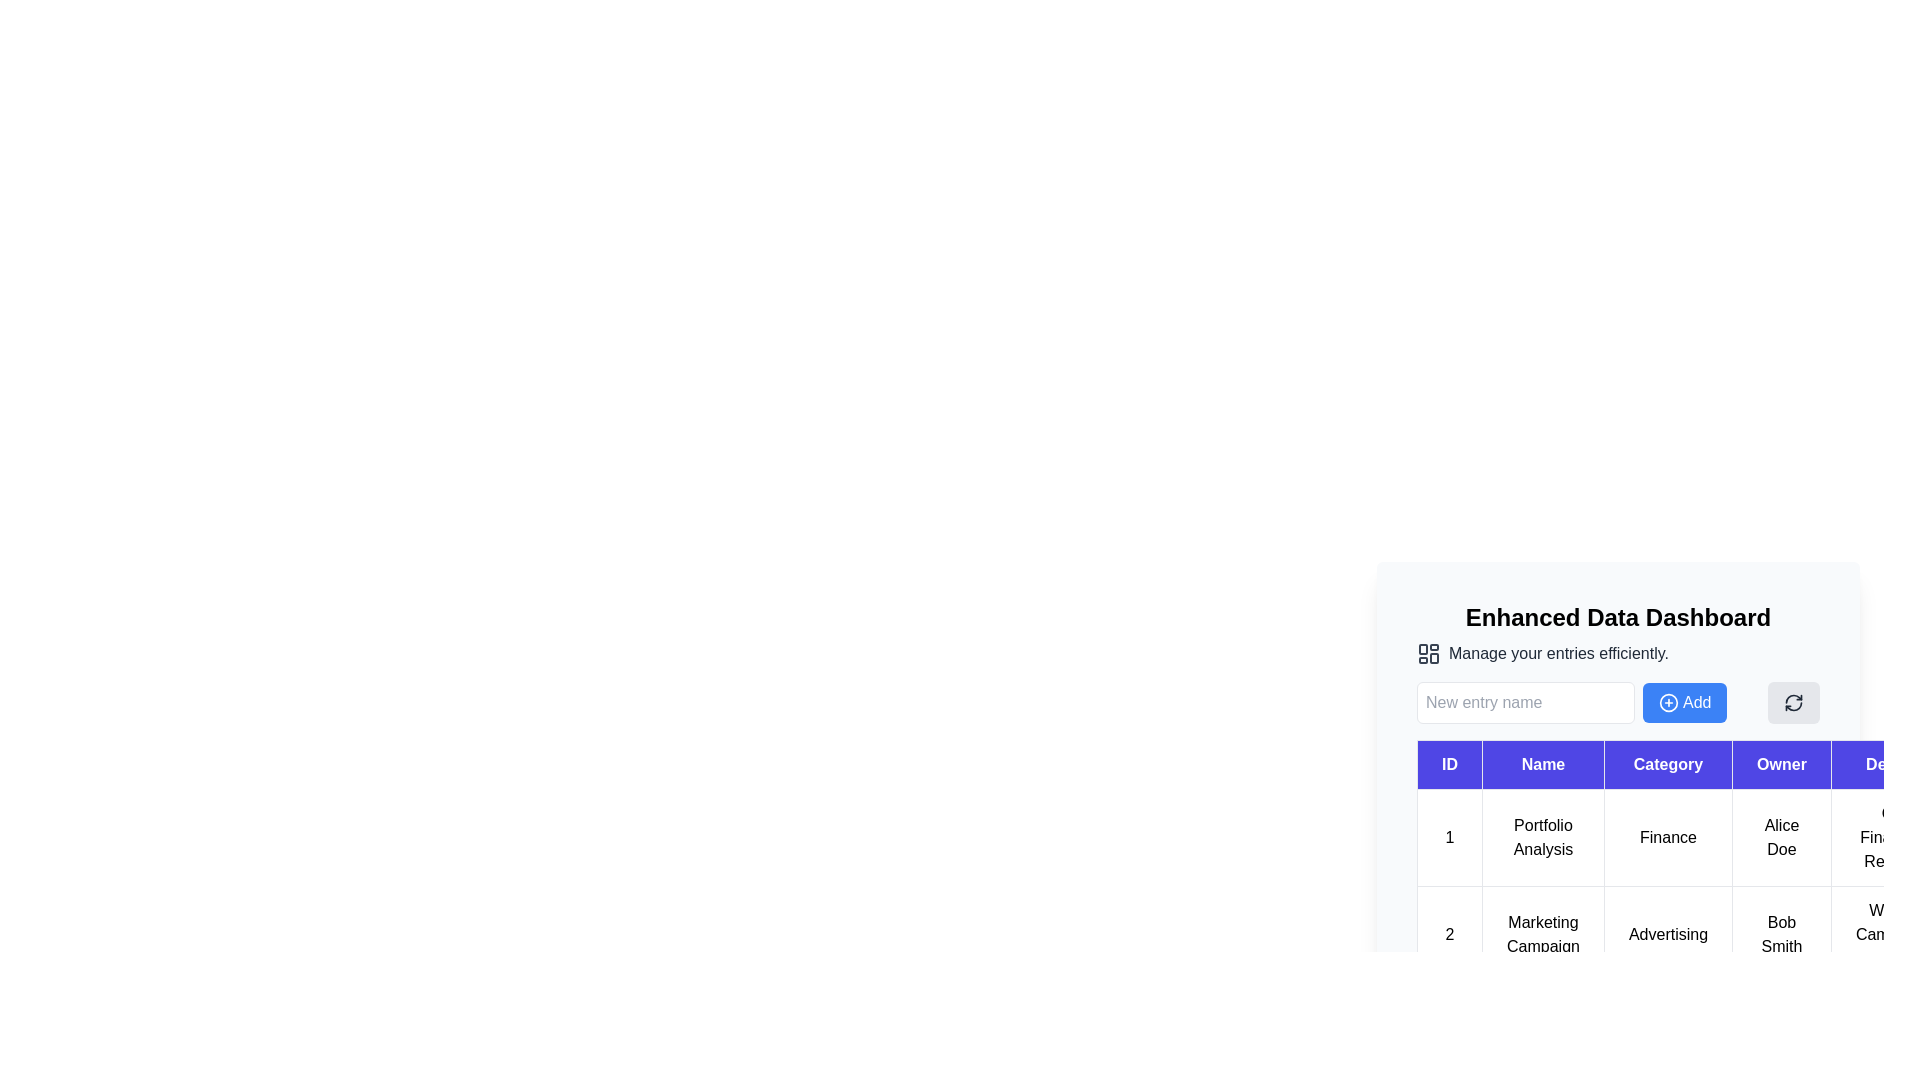  Describe the element at coordinates (1781, 934) in the screenshot. I see `on the text element displaying 'Bob Smith' in black font located in the 'Owner' column of the table, specifically in row ID '2' for 'Marketing Campaign'` at that location.